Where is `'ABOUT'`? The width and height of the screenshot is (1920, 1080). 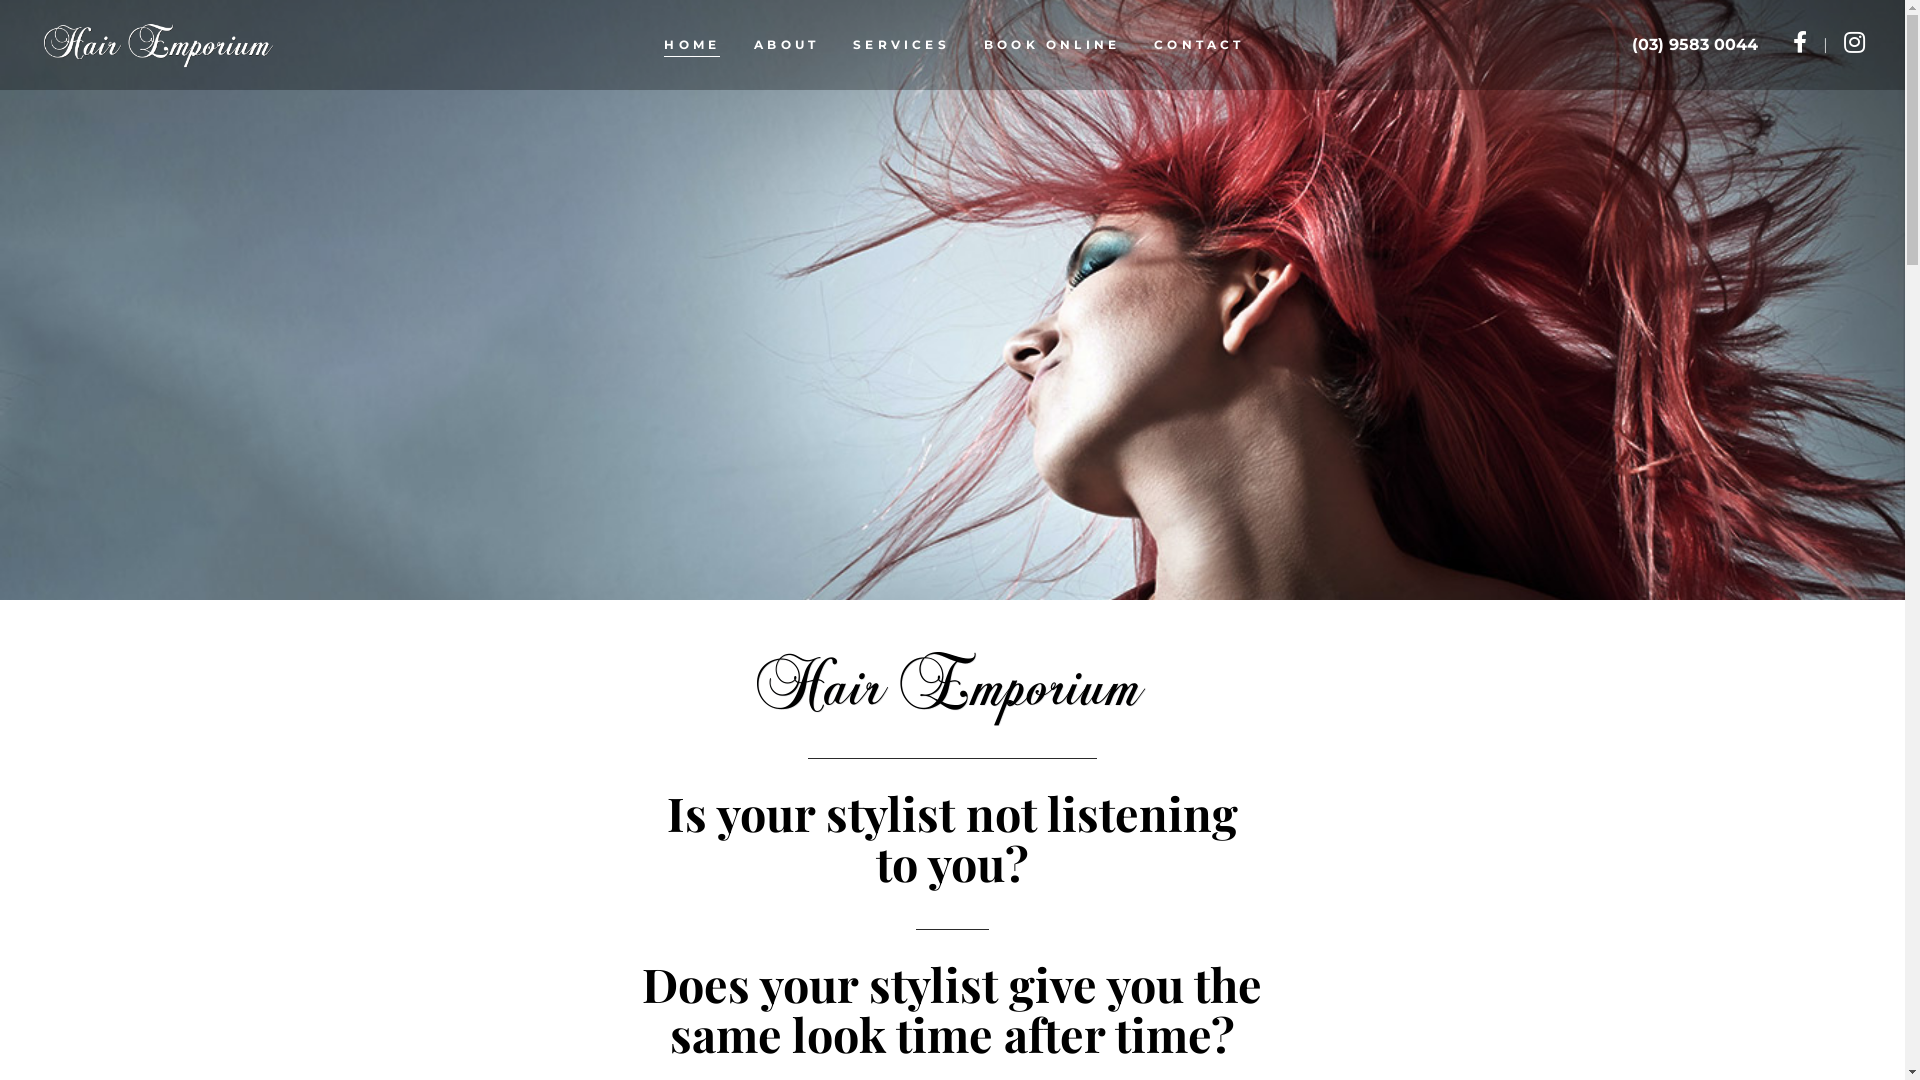 'ABOUT' is located at coordinates (736, 45).